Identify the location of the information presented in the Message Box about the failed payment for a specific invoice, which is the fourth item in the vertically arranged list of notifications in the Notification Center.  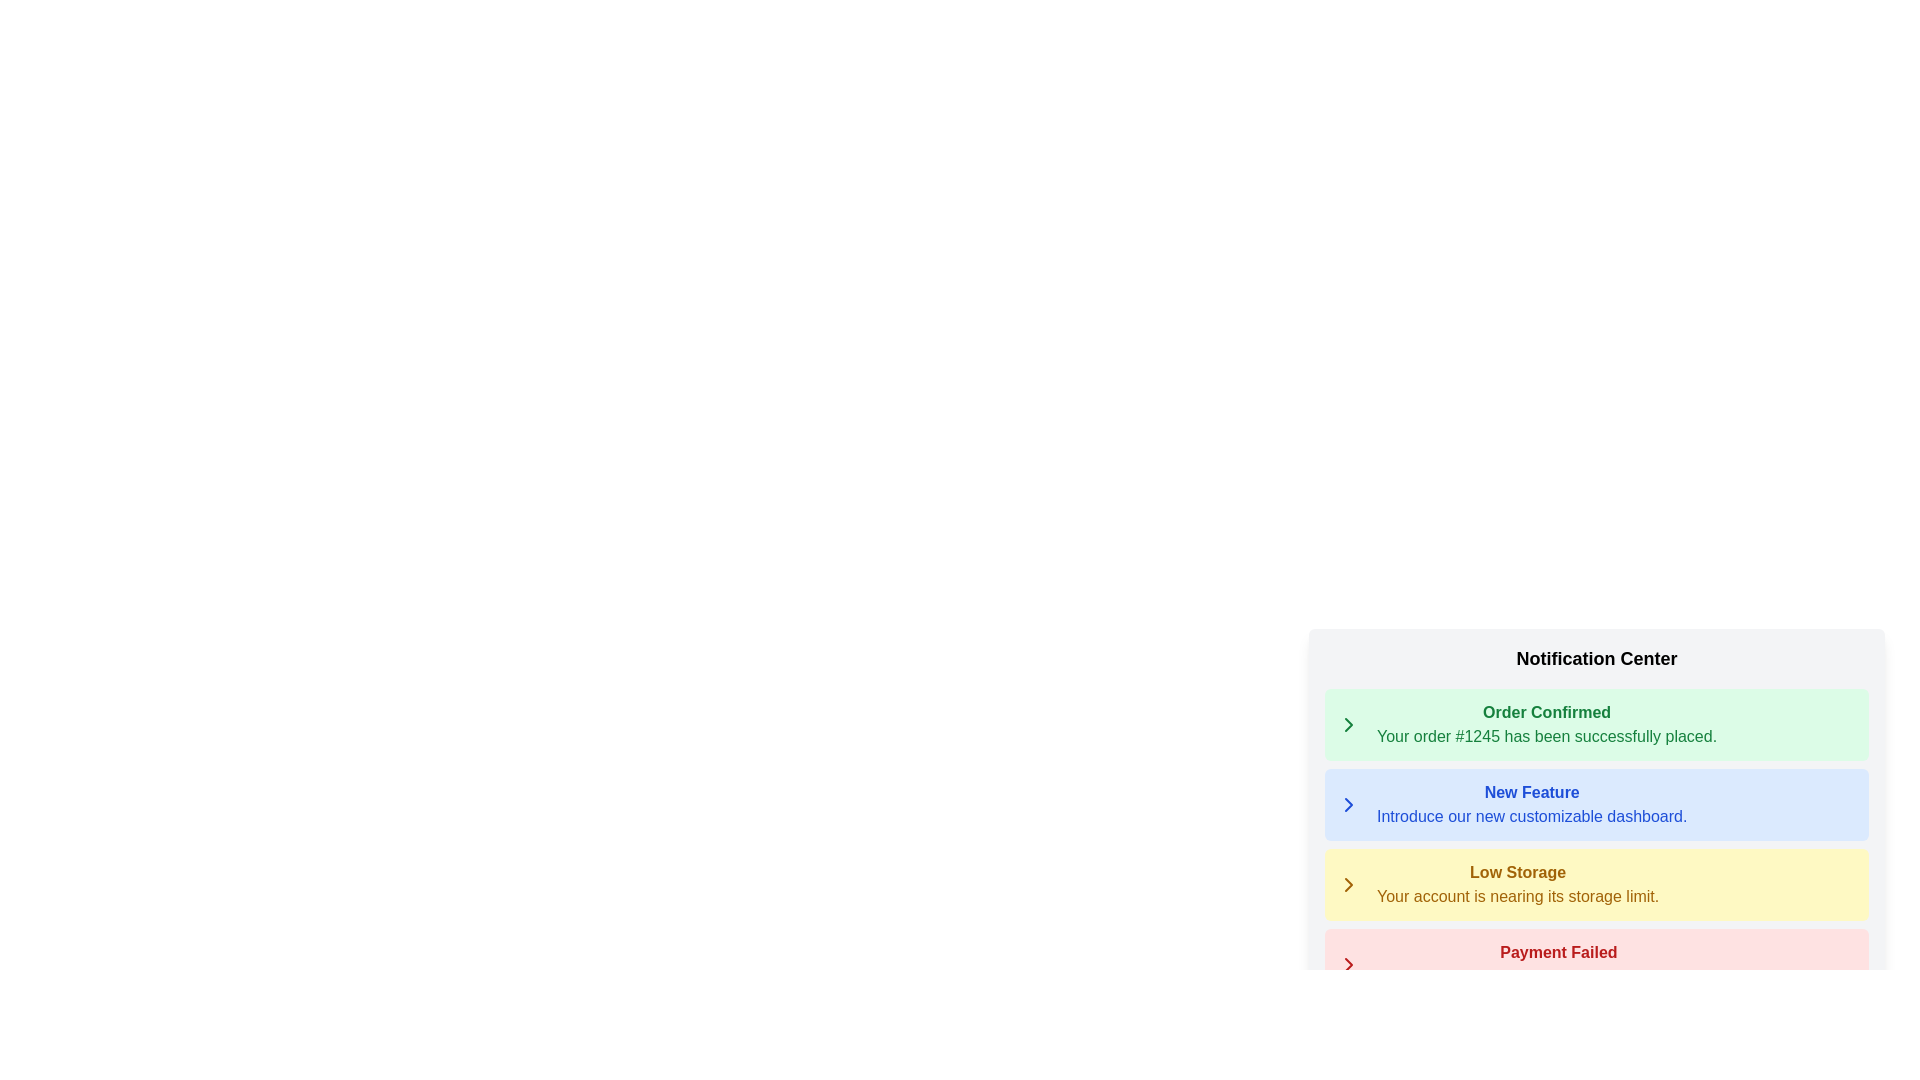
(1596, 963).